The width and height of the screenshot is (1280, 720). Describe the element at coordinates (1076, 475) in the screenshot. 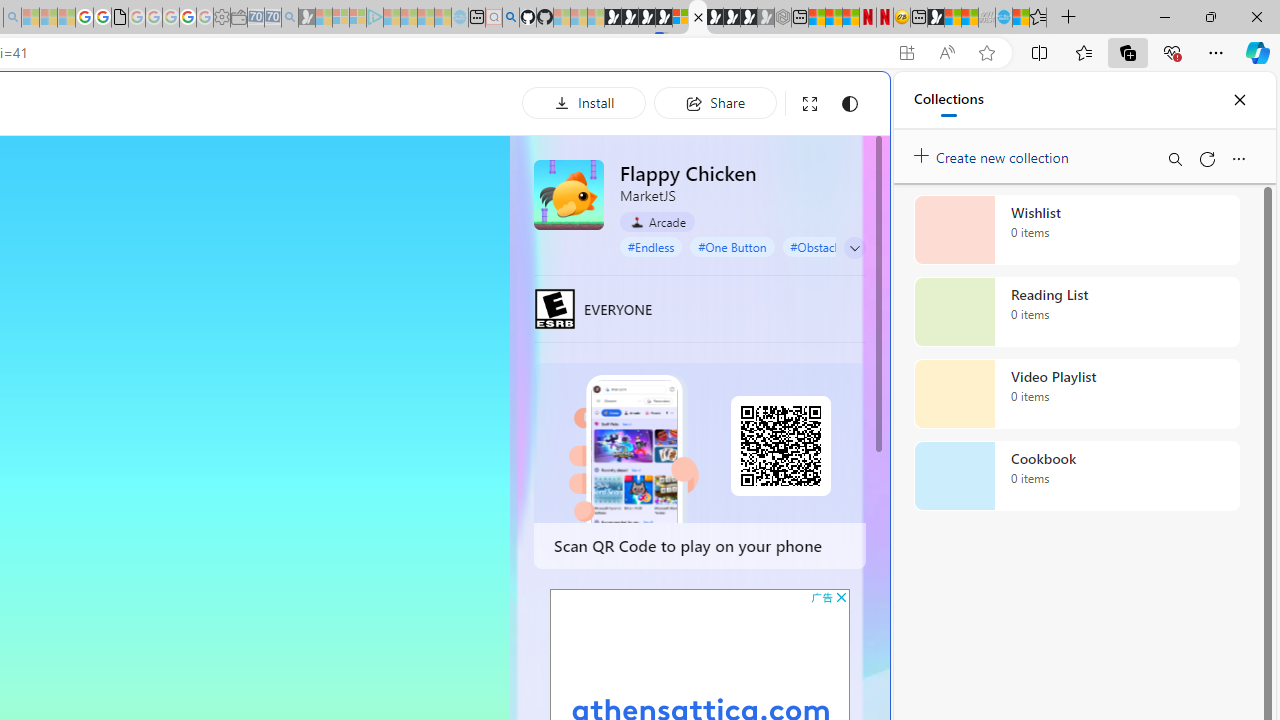

I see `'Cookbook collection, 0 items'` at that location.